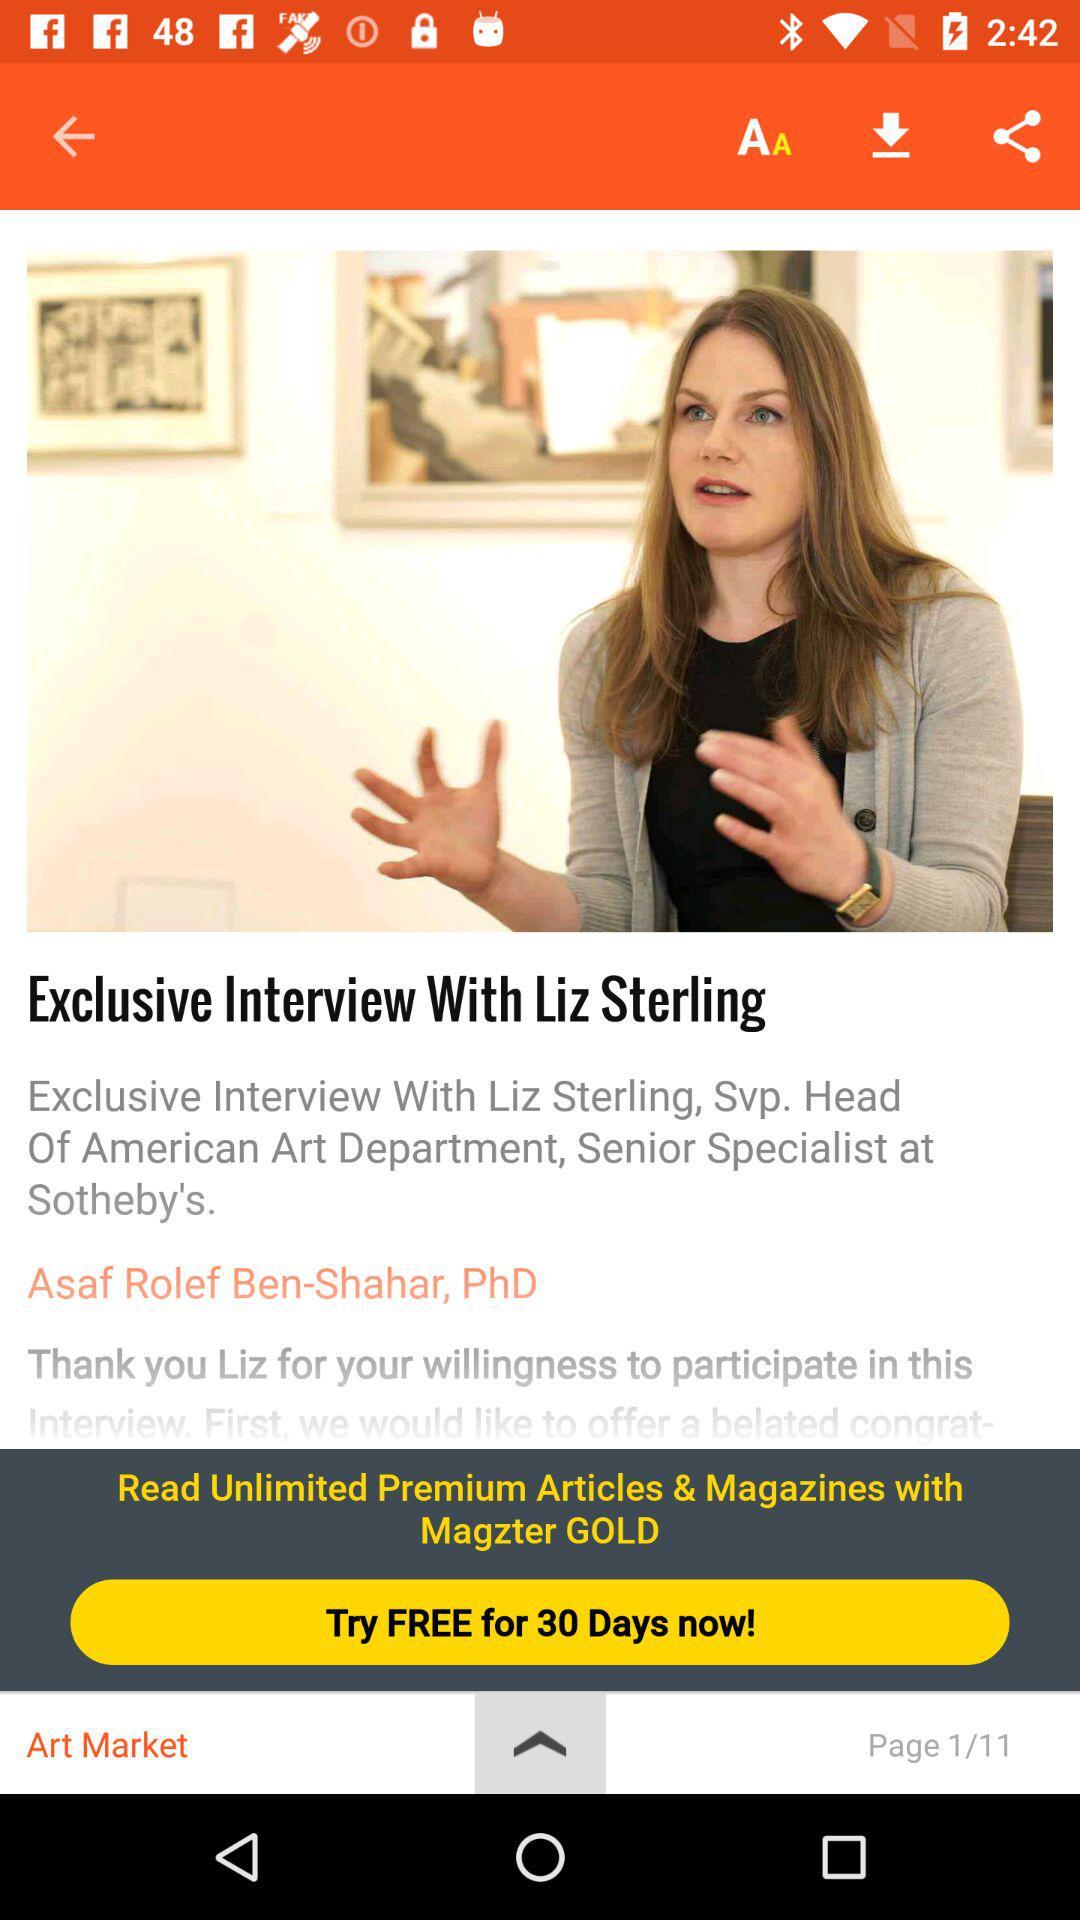 Image resolution: width=1080 pixels, height=1920 pixels. Describe the element at coordinates (72, 135) in the screenshot. I see `the icon at the top left corner` at that location.